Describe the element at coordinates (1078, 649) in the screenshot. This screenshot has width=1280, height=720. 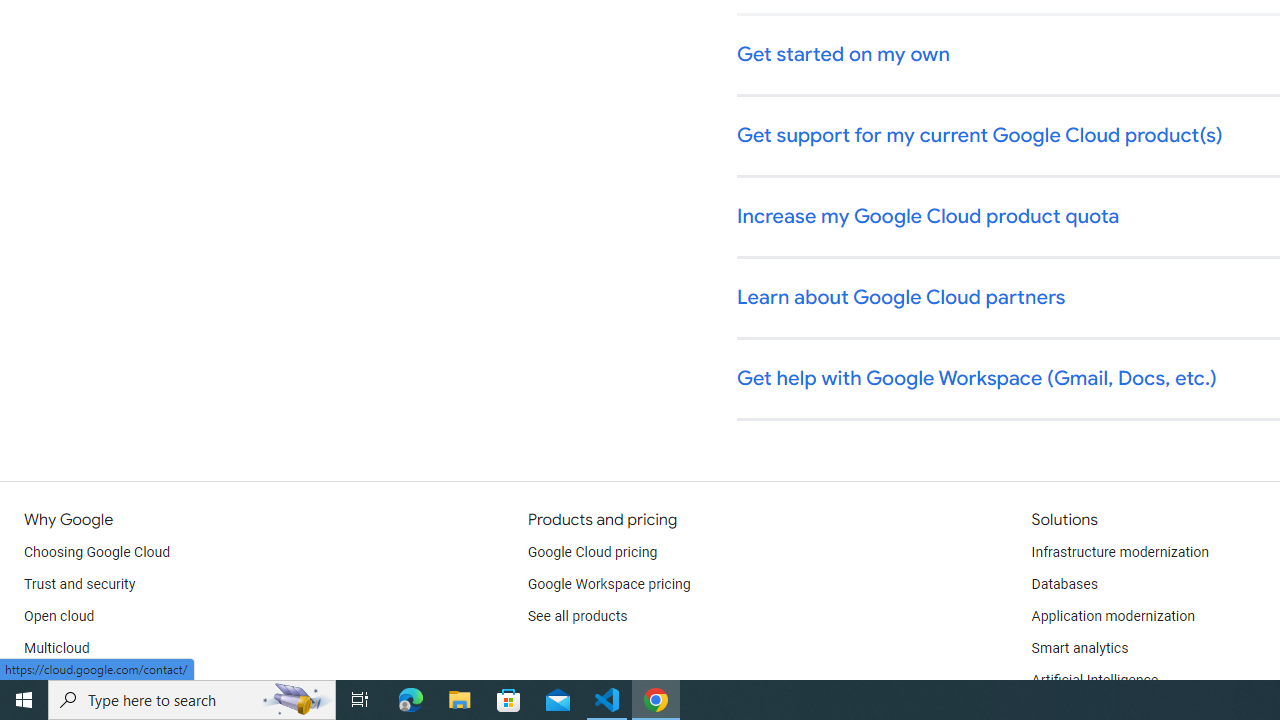
I see `'Smart analytics'` at that location.